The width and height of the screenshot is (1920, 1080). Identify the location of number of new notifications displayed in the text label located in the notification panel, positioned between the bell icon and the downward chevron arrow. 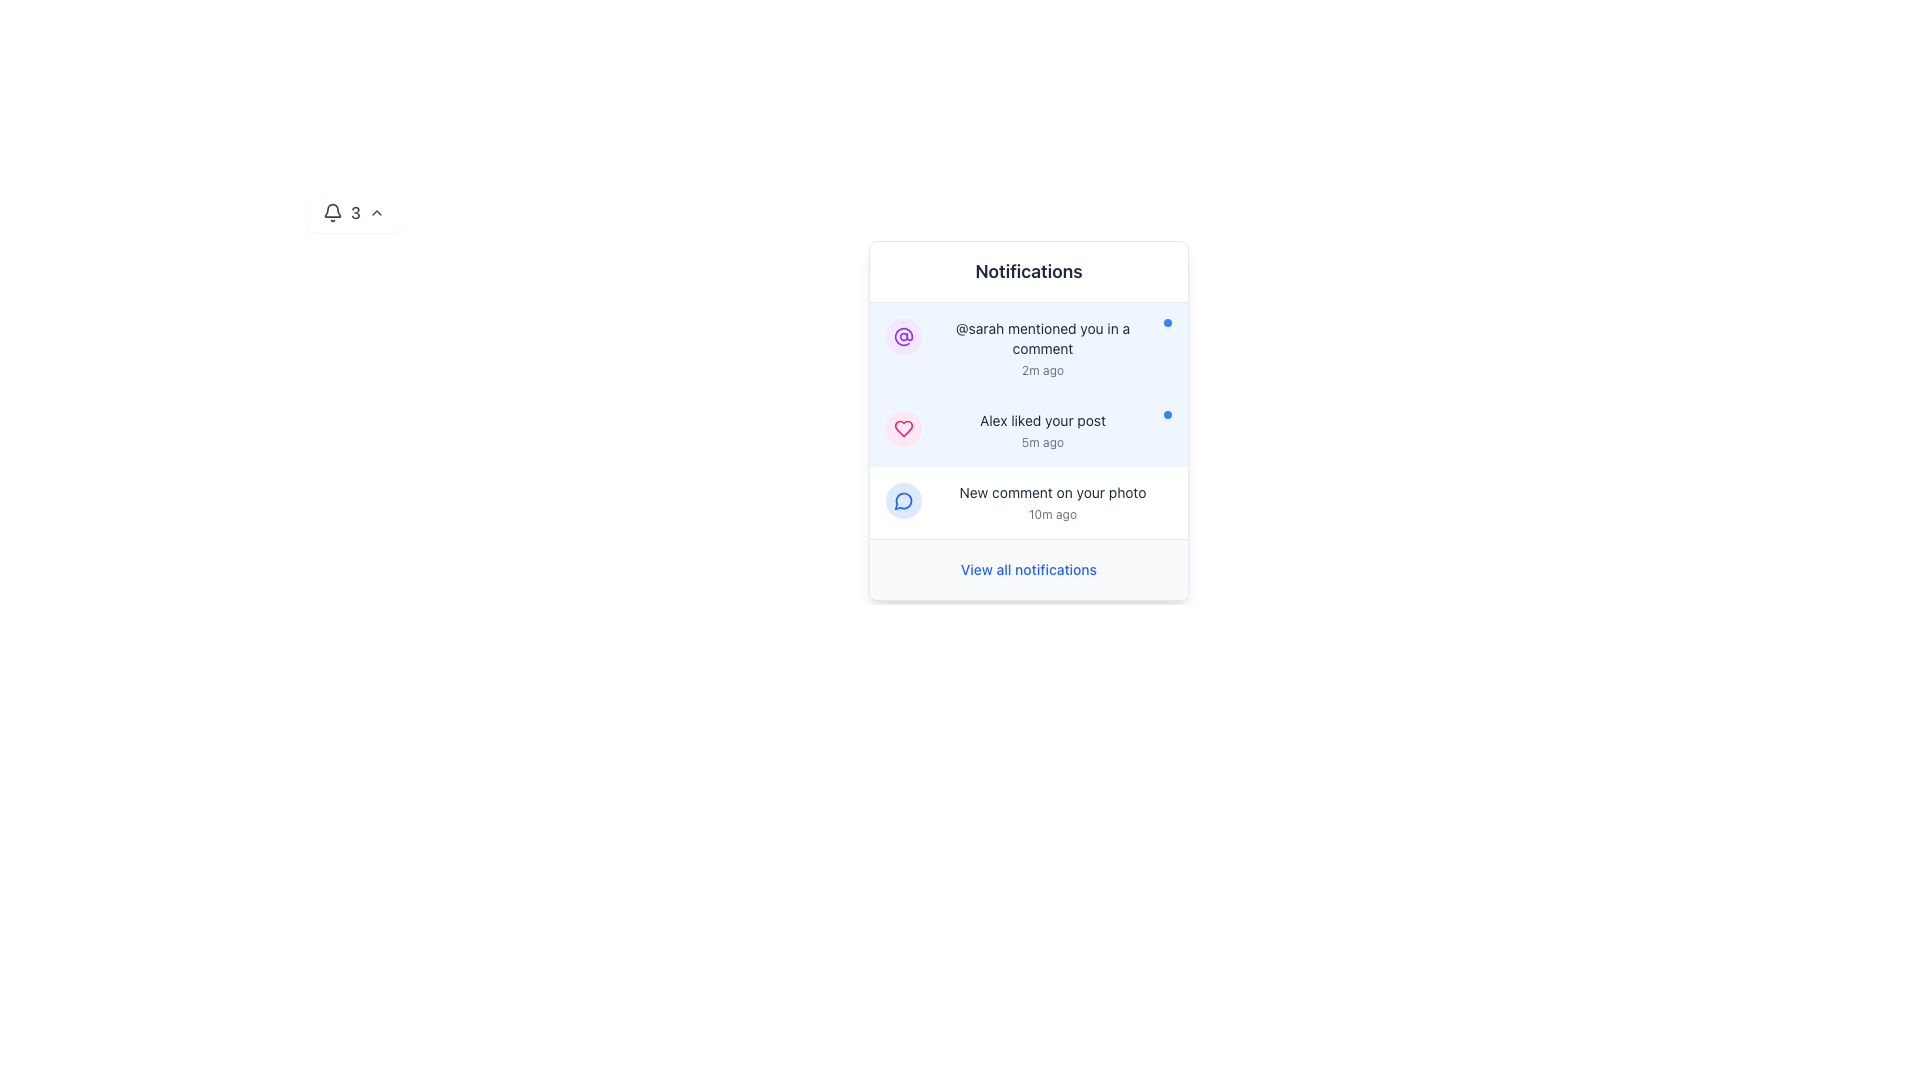
(355, 212).